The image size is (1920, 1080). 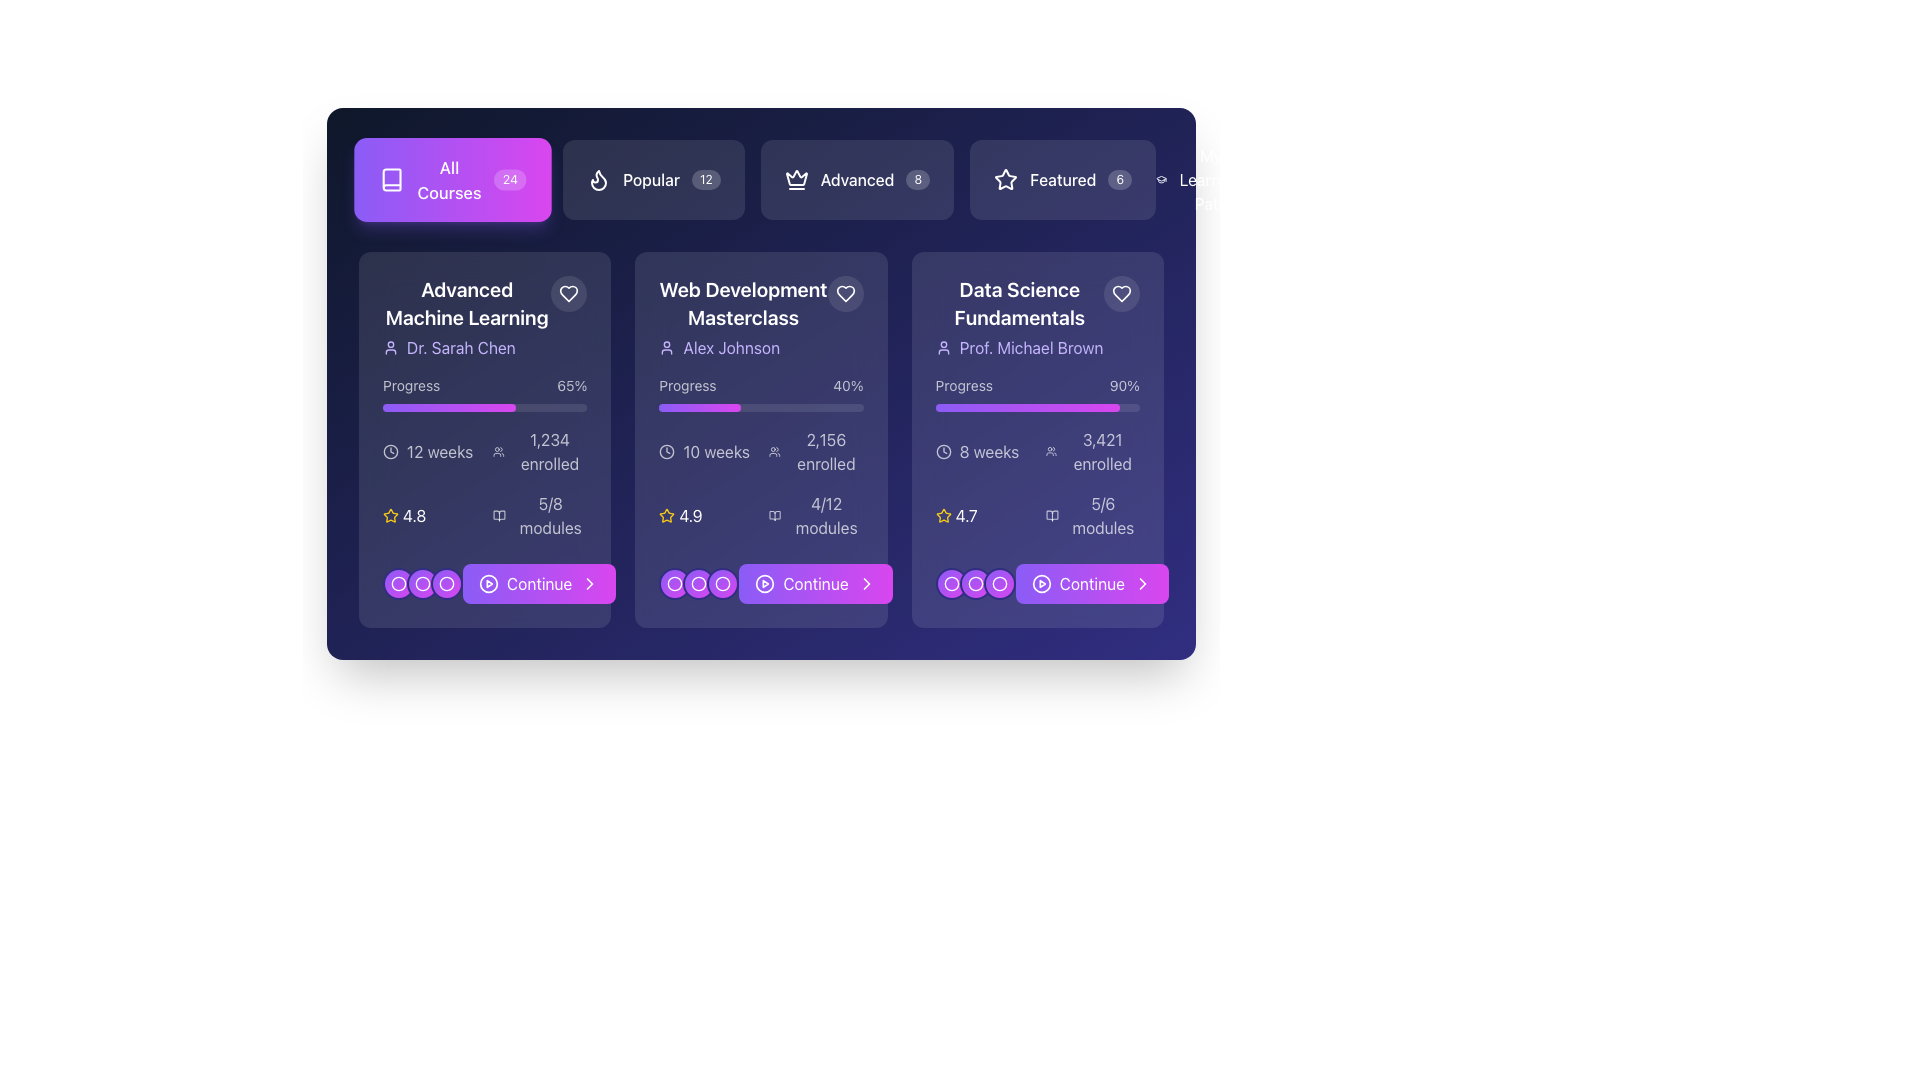 What do you see at coordinates (706, 180) in the screenshot?
I see `the Badge indicator representing the numerical count of items or notifications associated with the 'Popular' category button, positioned adjacent to the text 'Popular' in the navigation bar` at bounding box center [706, 180].